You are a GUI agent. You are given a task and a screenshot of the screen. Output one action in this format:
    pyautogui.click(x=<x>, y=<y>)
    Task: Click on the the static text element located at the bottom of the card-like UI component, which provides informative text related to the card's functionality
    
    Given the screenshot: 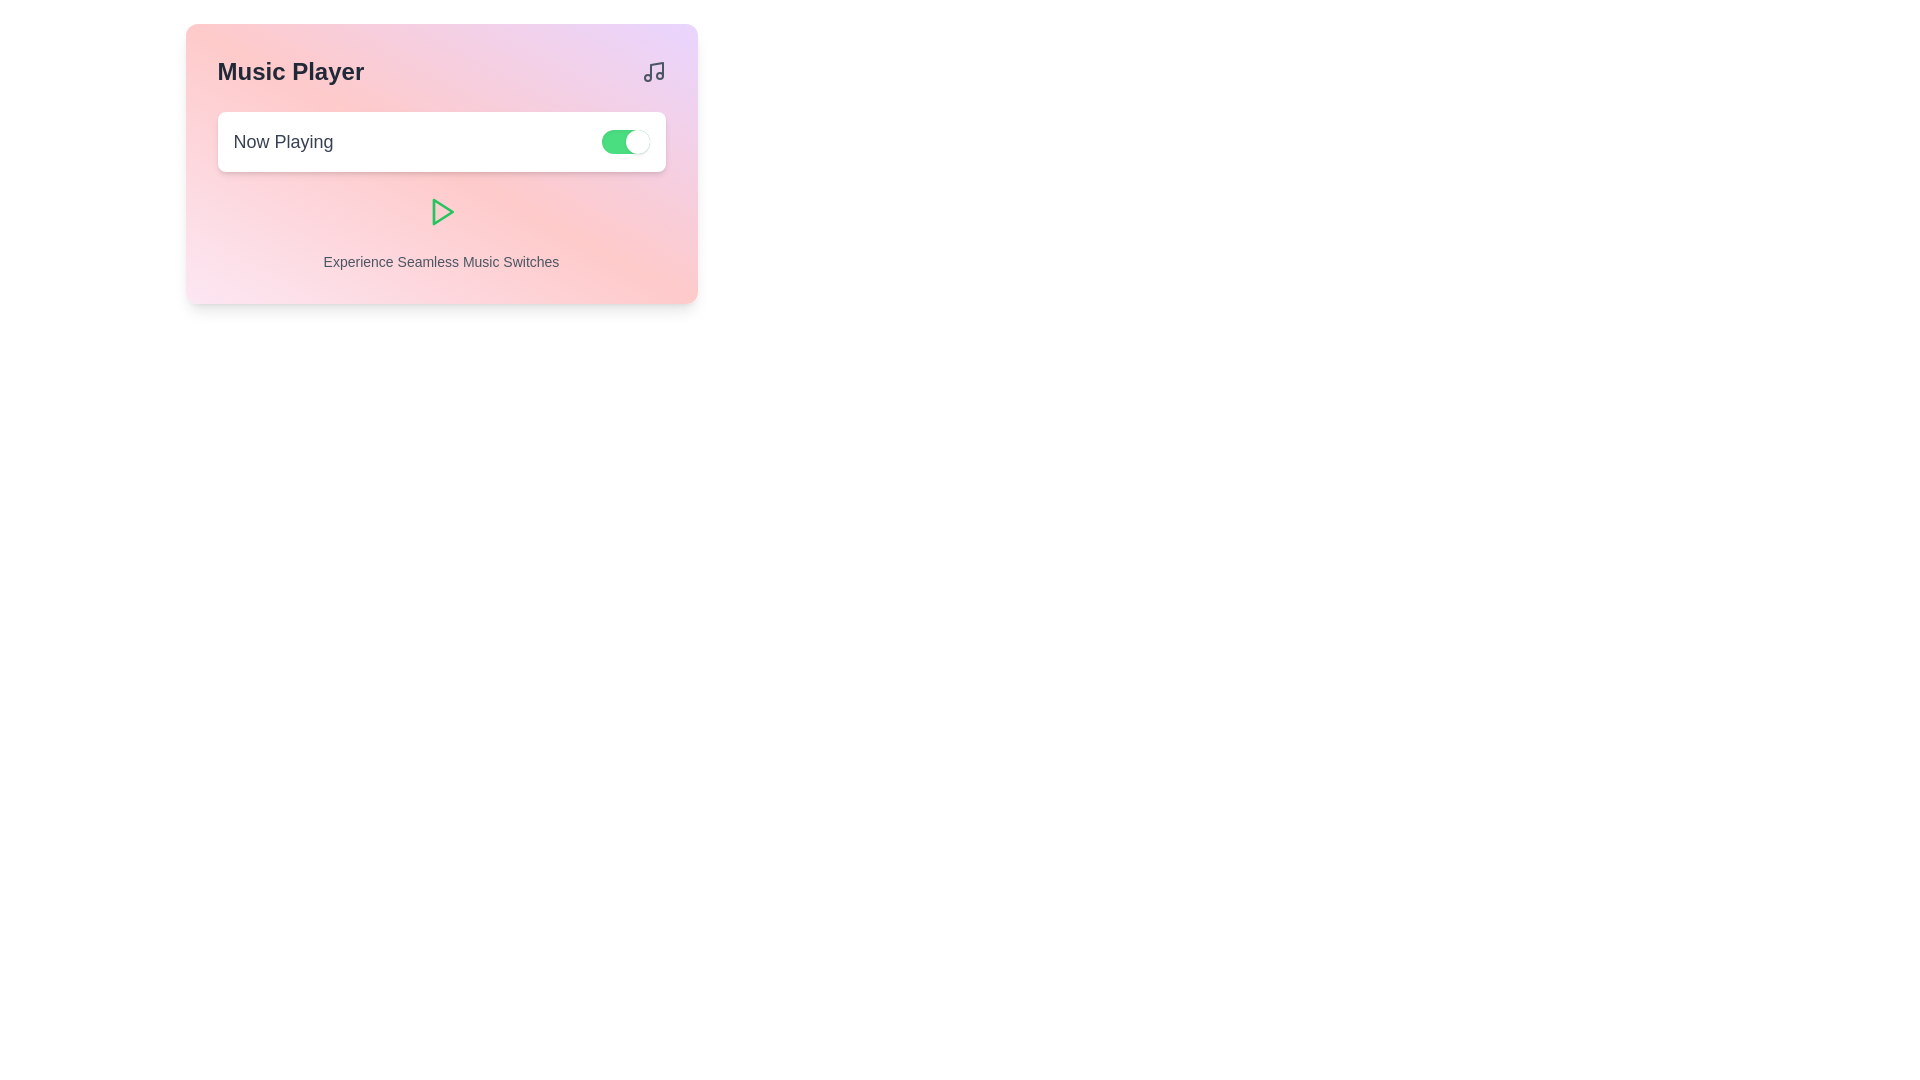 What is the action you would take?
    pyautogui.click(x=440, y=261)
    